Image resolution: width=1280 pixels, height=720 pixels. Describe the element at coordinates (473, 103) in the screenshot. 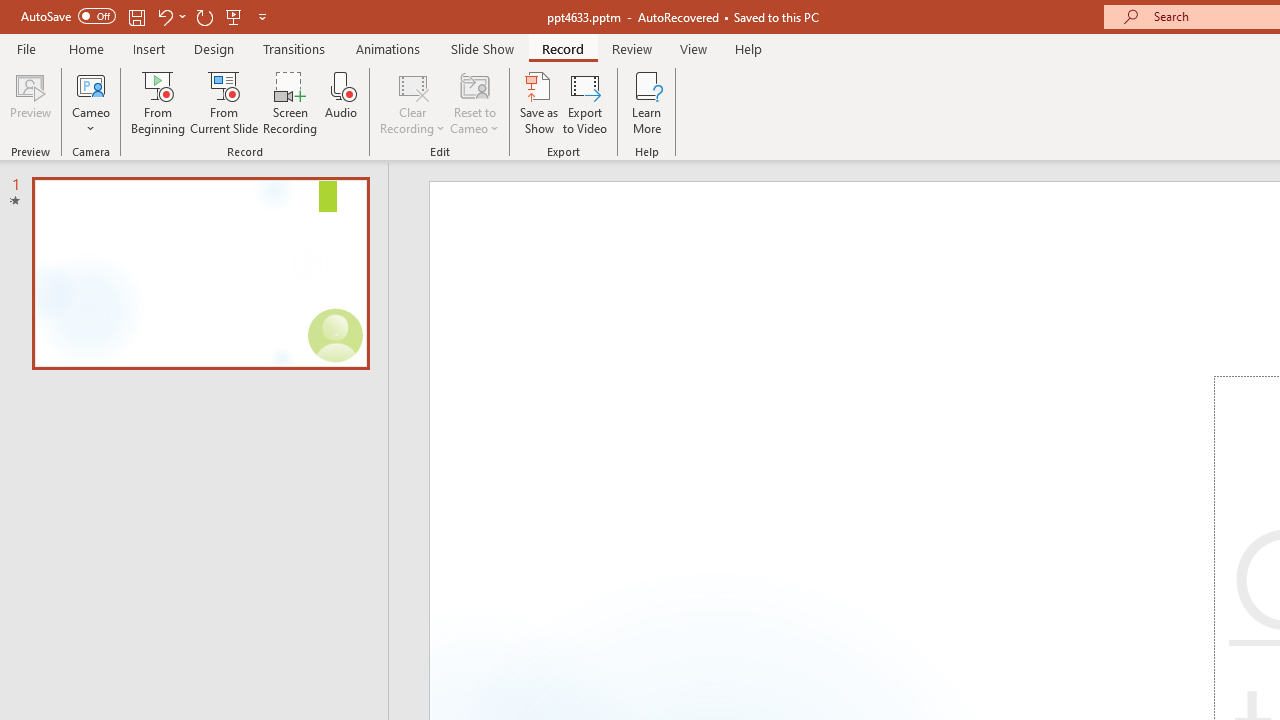

I see `'Reset to Cameo'` at that location.